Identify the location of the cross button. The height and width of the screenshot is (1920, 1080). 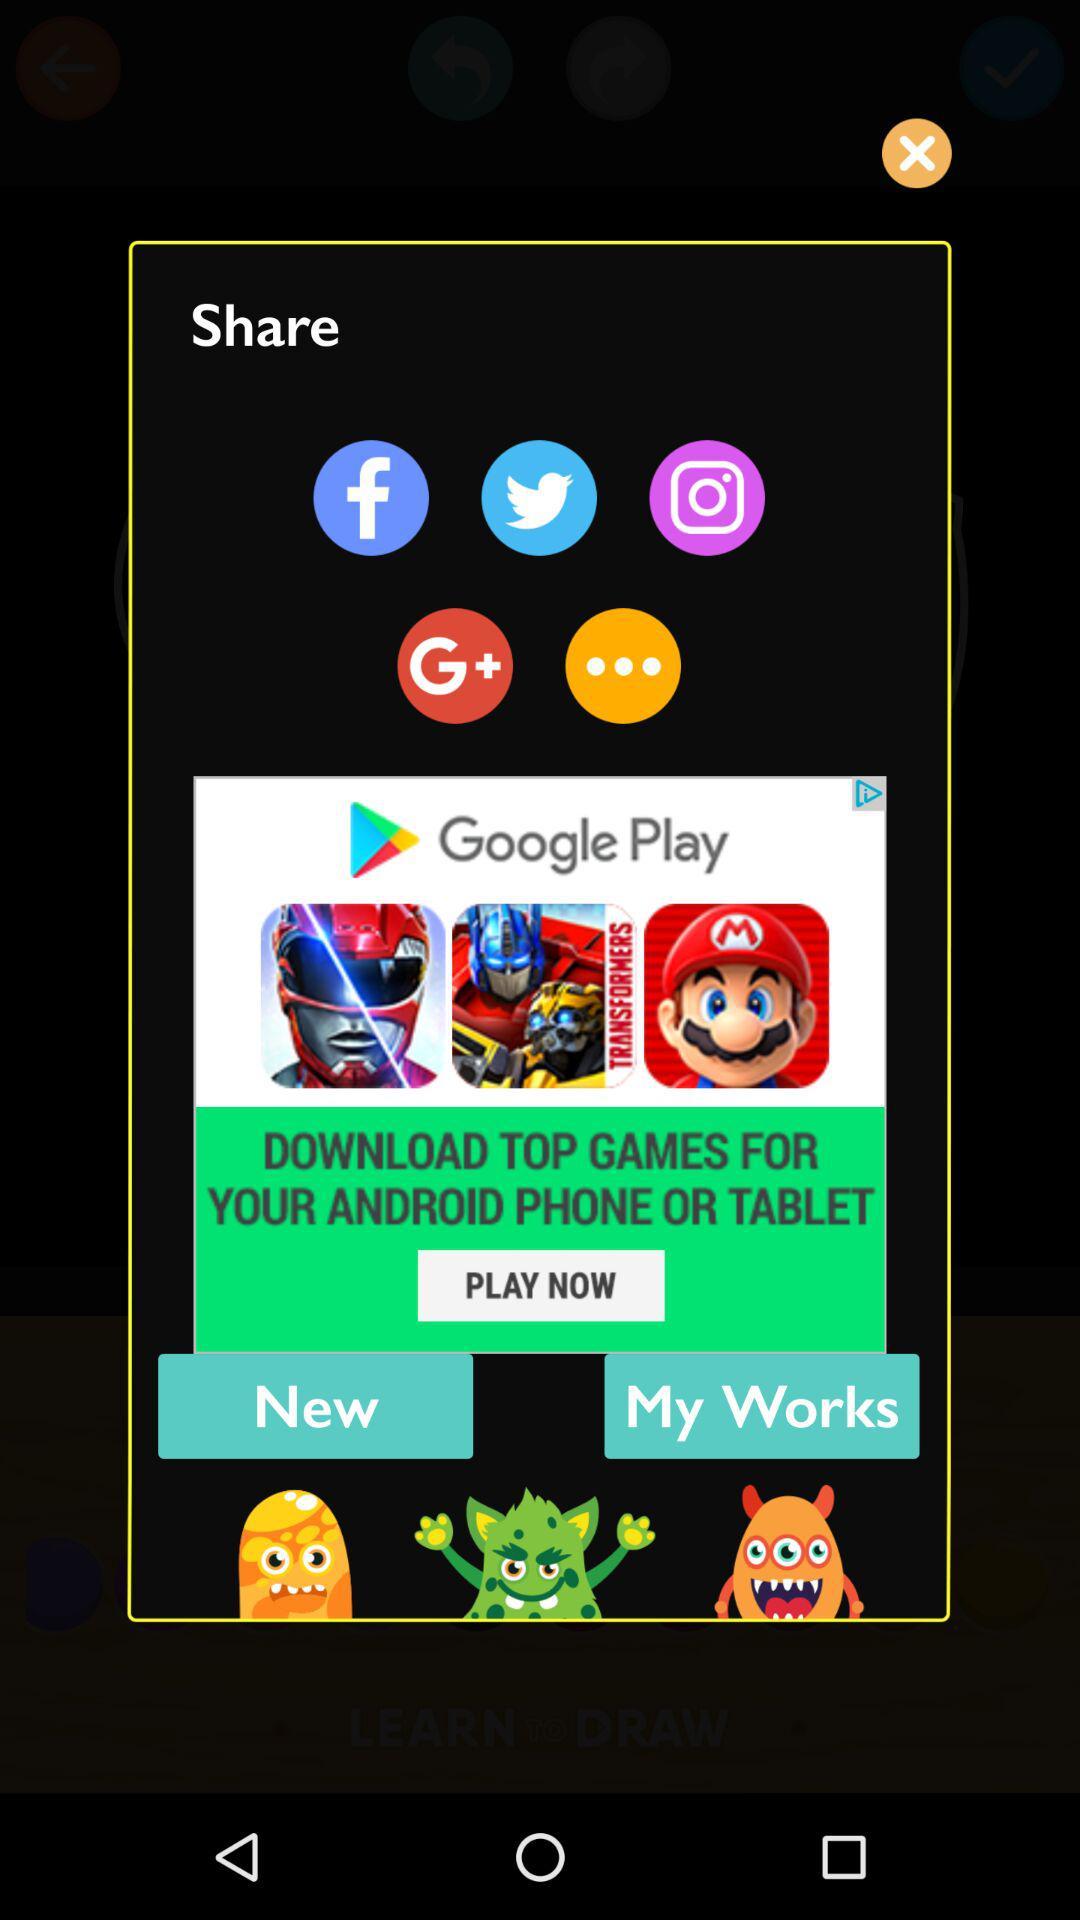
(917, 152).